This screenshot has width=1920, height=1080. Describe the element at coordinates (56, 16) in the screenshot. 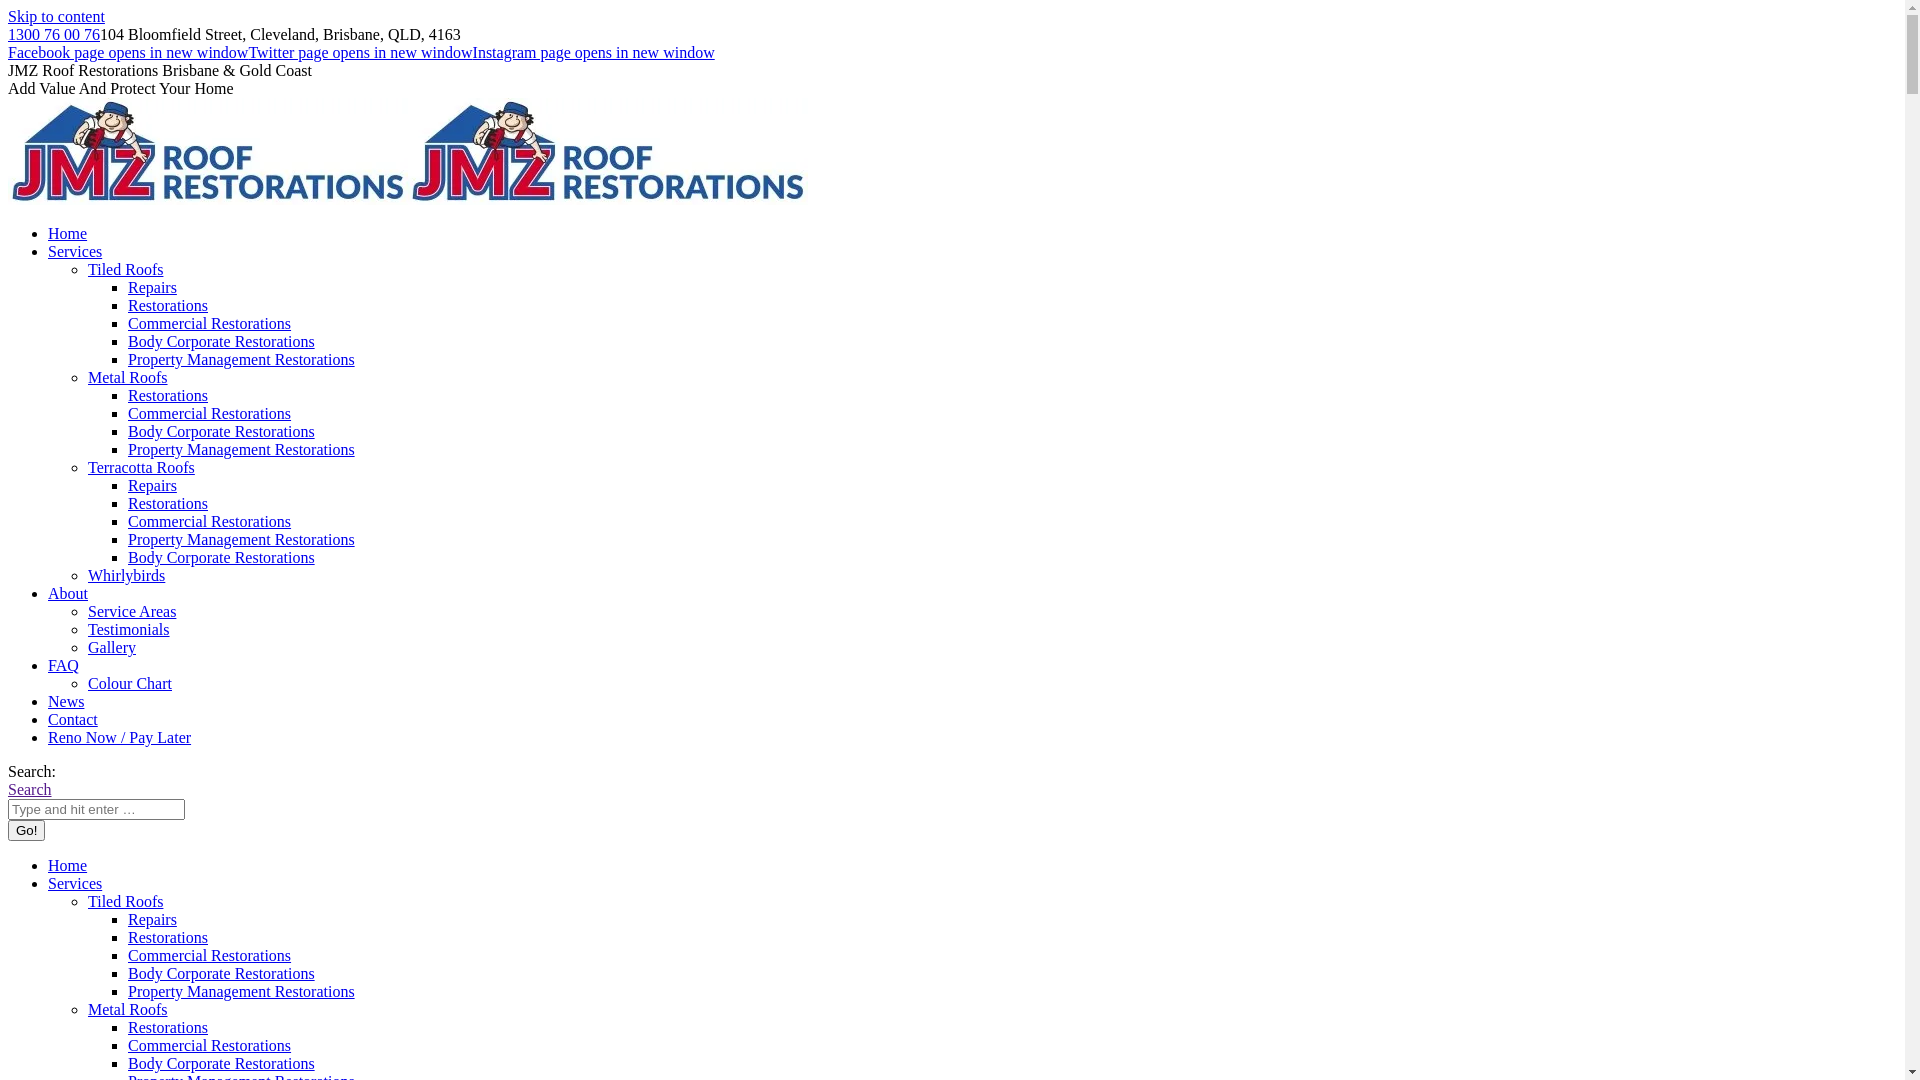

I see `'Skip to content'` at that location.